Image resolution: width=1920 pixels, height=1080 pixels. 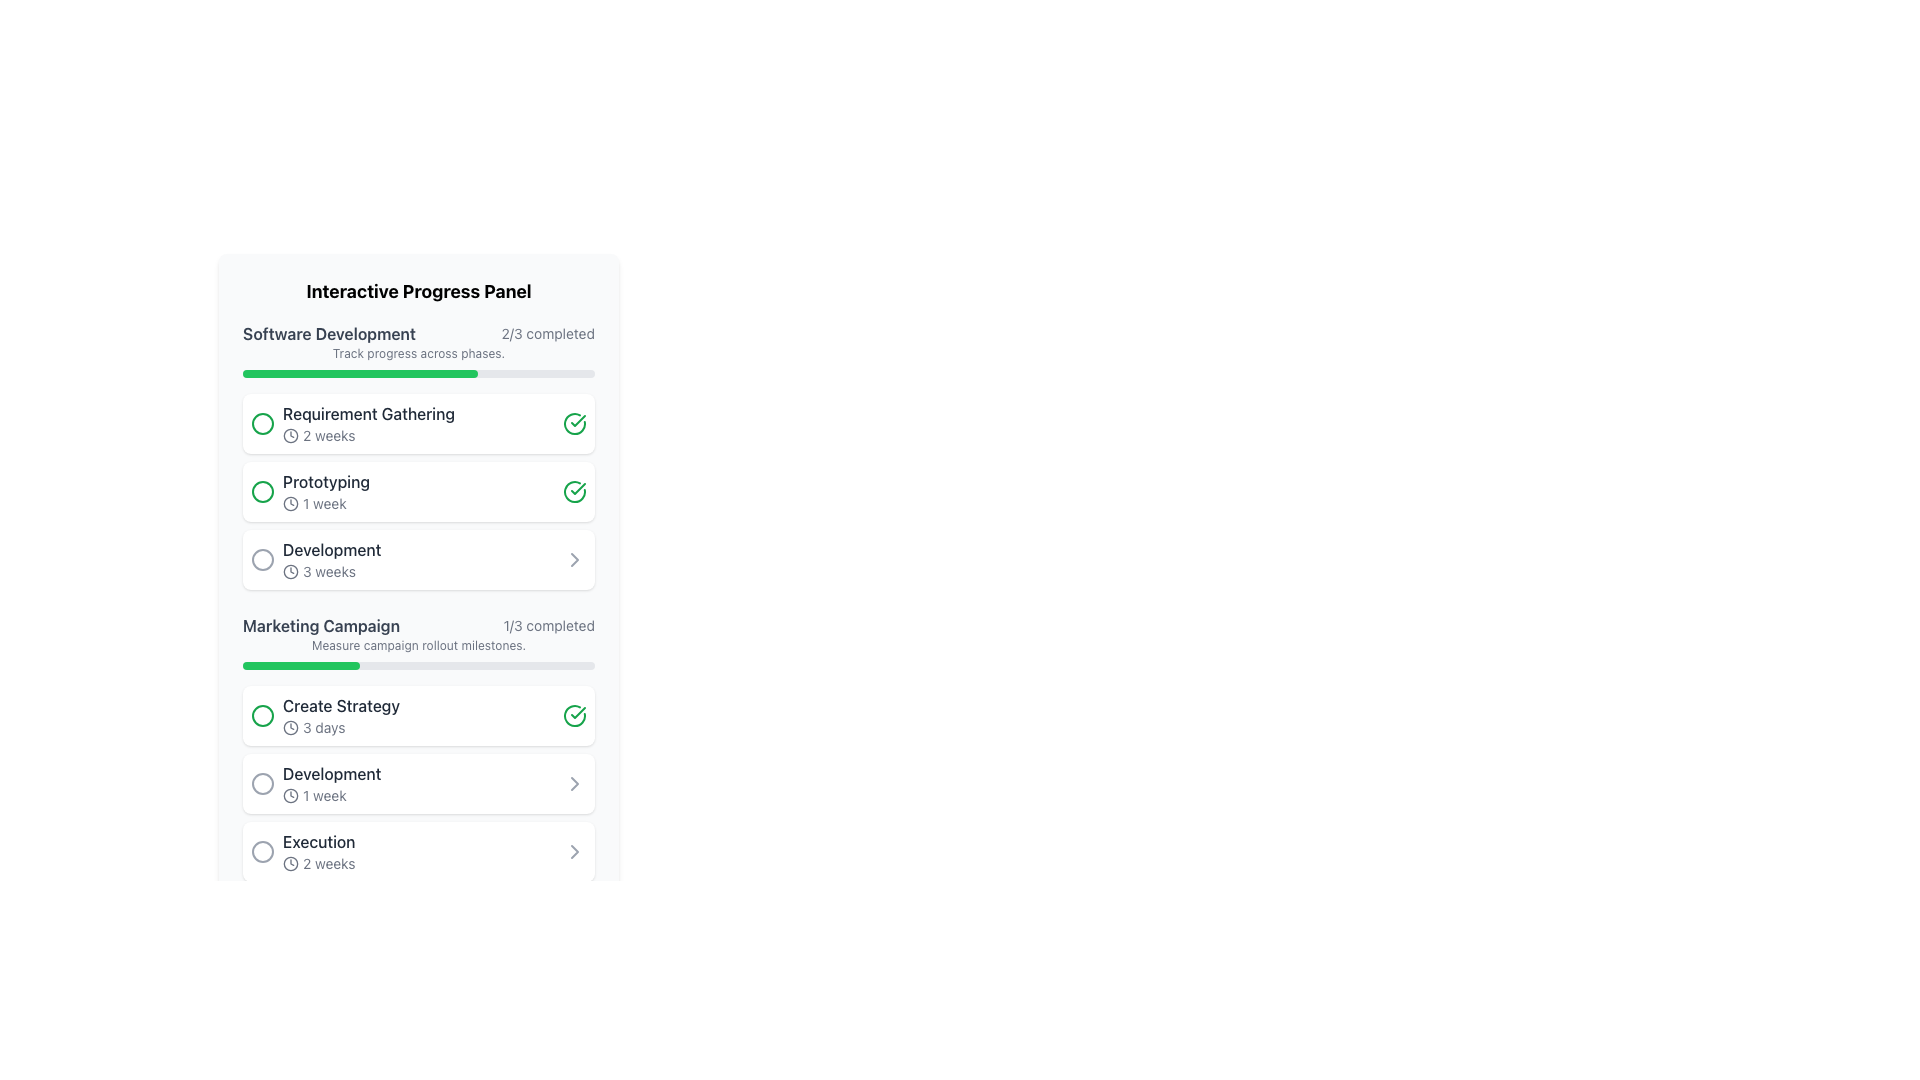 I want to click on the text label displaying 'Execution' in bold dark gray font within the 'Marketing Campaign' section, so click(x=318, y=841).